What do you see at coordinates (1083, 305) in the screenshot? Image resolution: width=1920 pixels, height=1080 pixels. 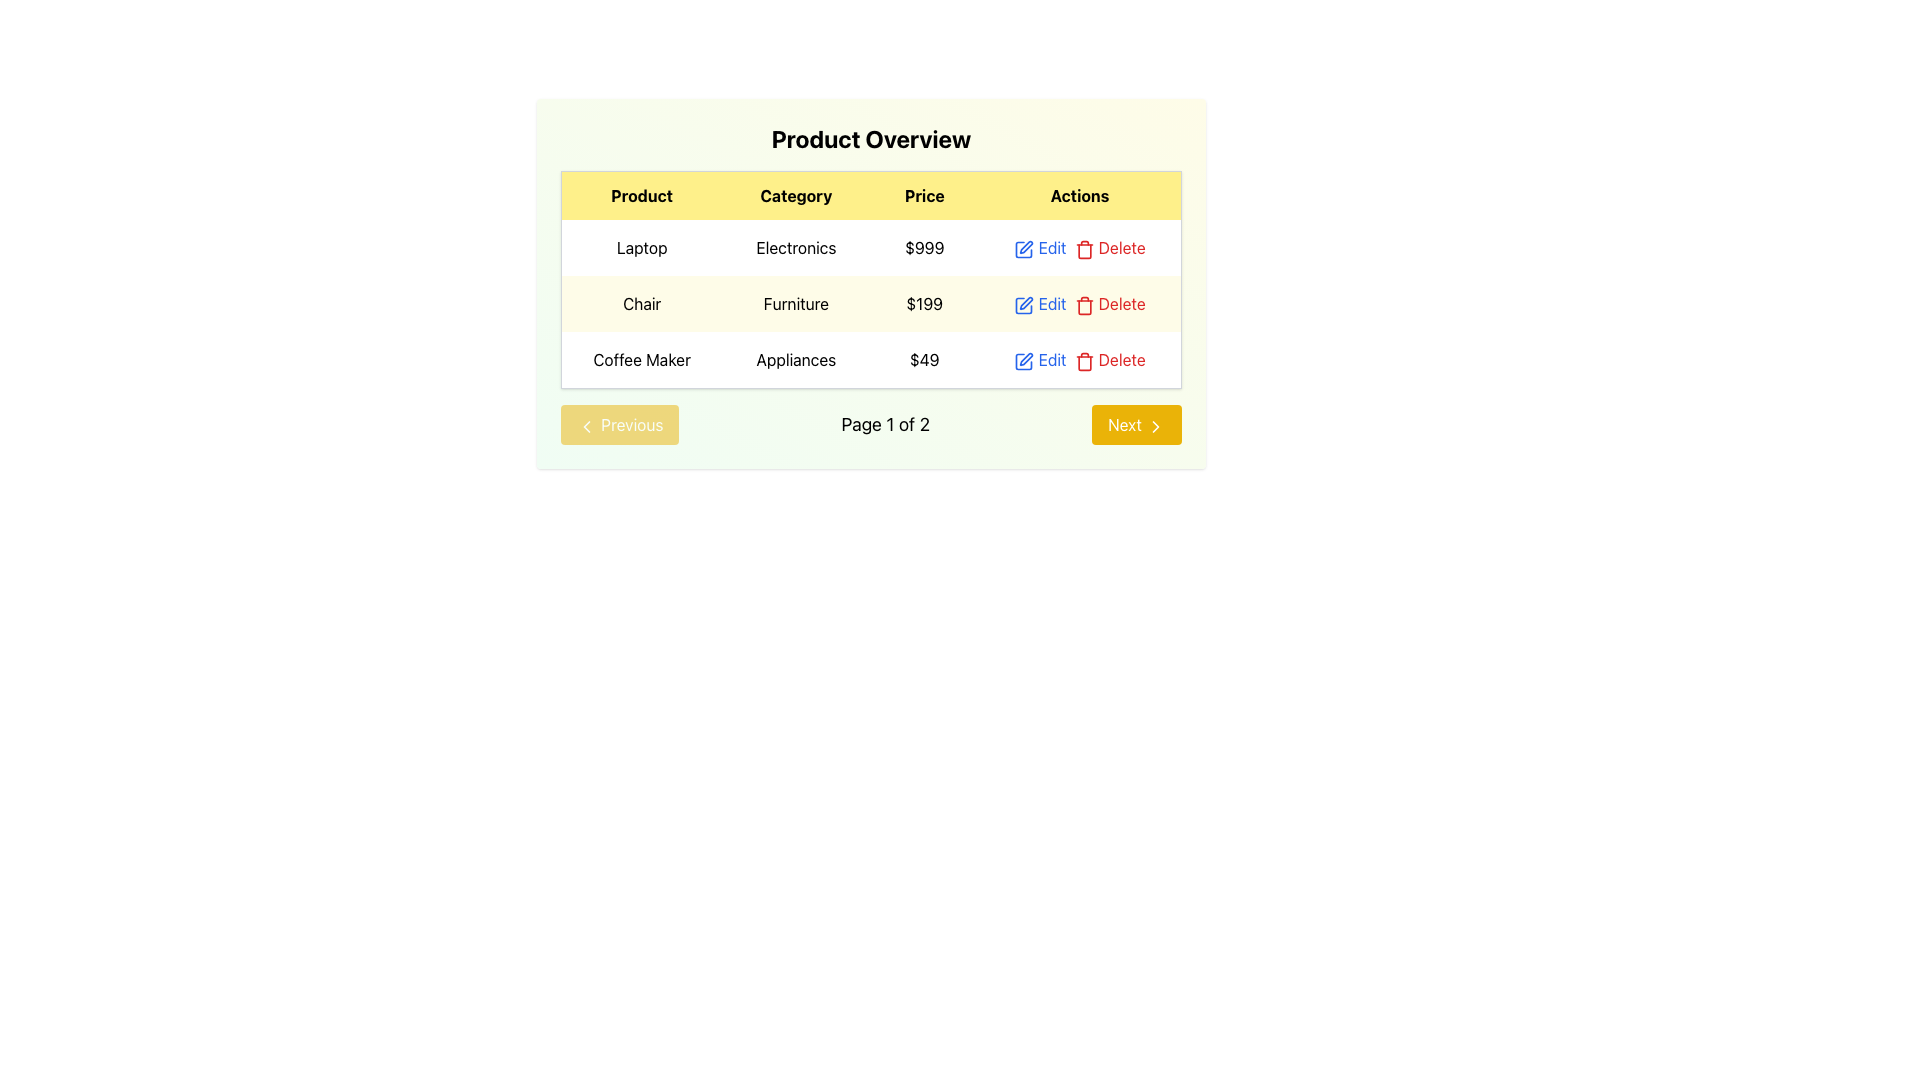 I see `the delete button (trash bin icon) in the 'Actions' column of the table for the 'Chair' product` at bounding box center [1083, 305].